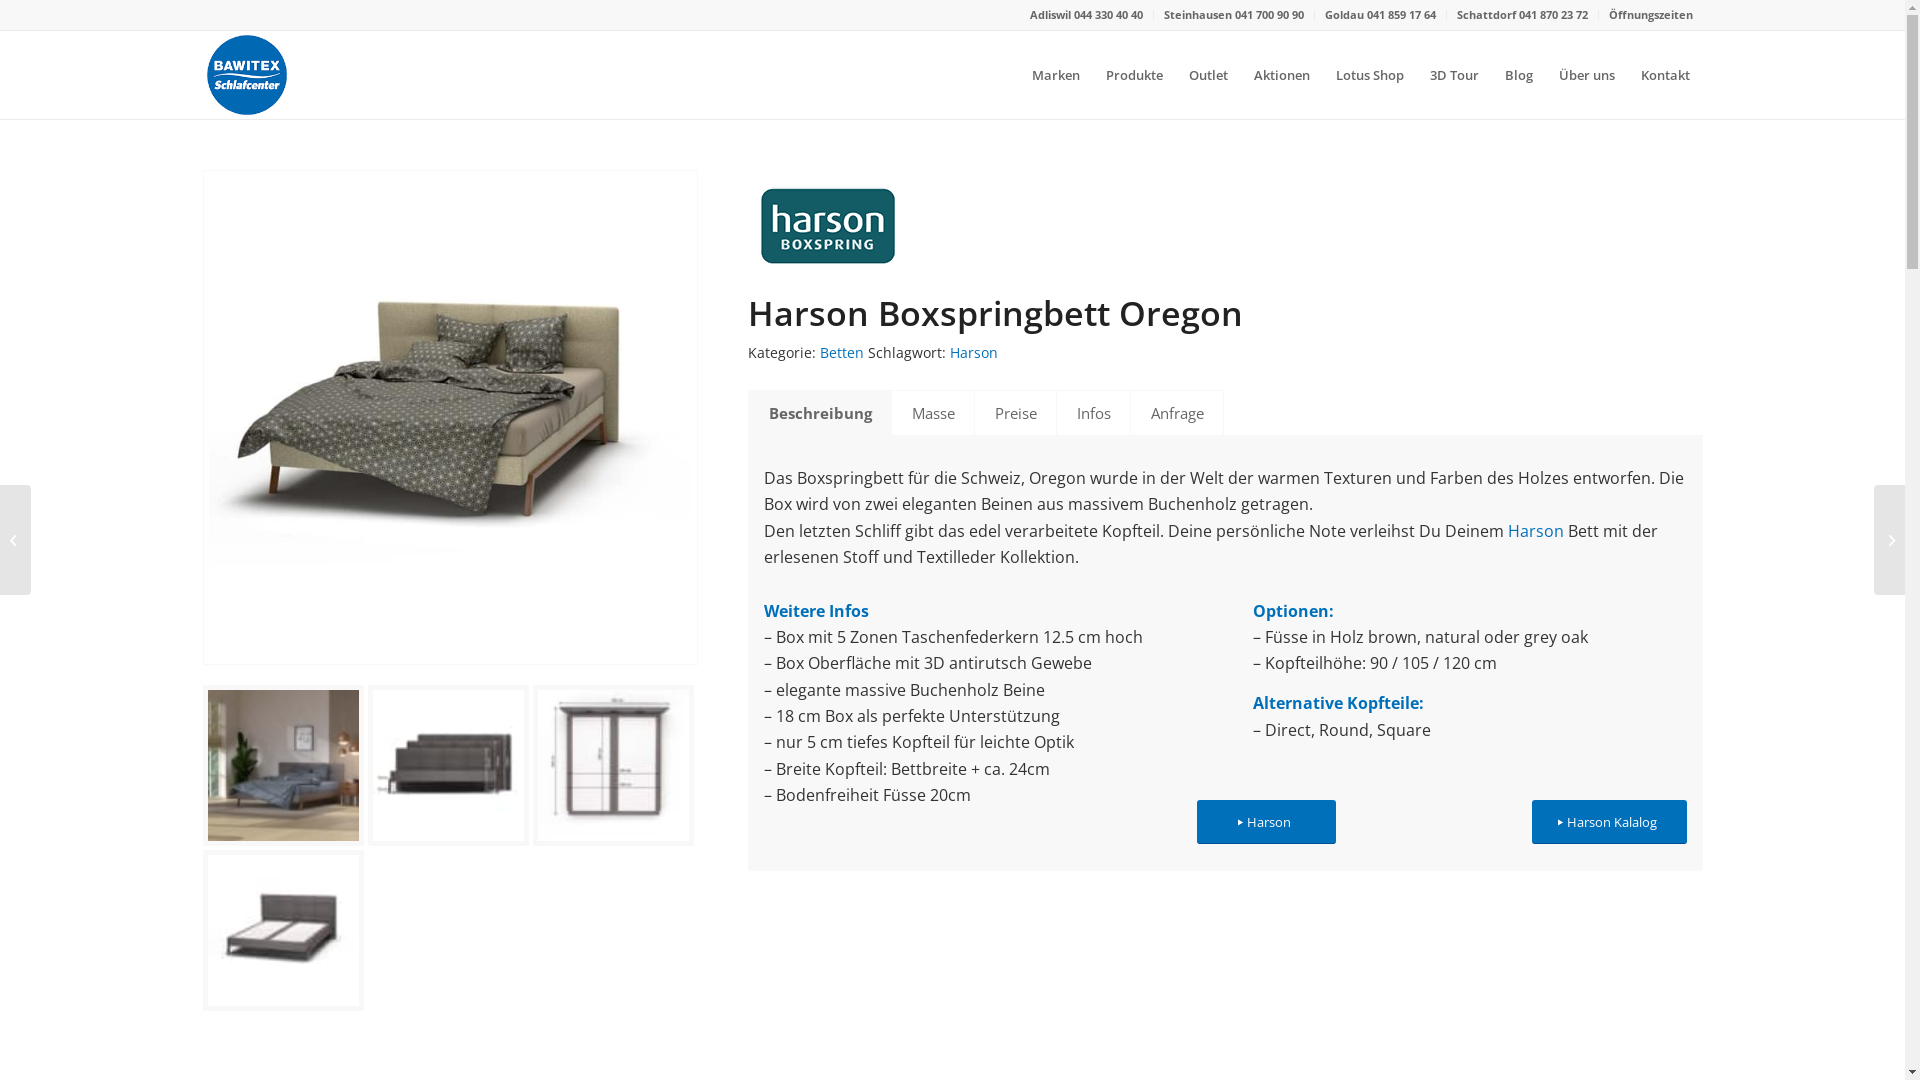  I want to click on '3D Tour', so click(1453, 73).